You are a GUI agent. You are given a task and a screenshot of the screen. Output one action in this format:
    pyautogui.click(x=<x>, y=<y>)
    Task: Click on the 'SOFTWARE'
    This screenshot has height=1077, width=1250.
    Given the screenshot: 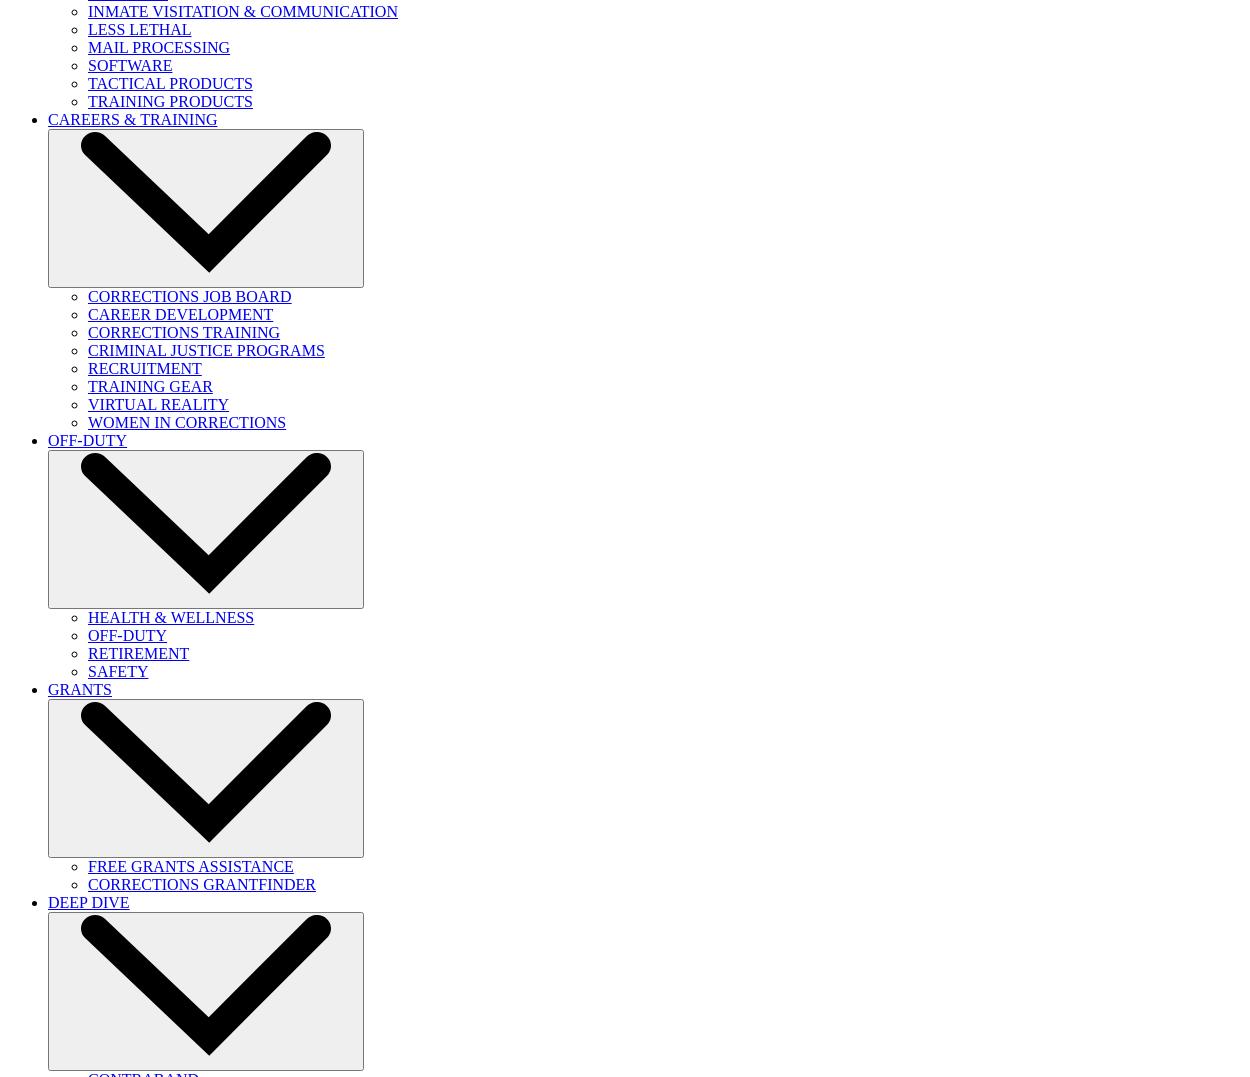 What is the action you would take?
    pyautogui.click(x=130, y=65)
    